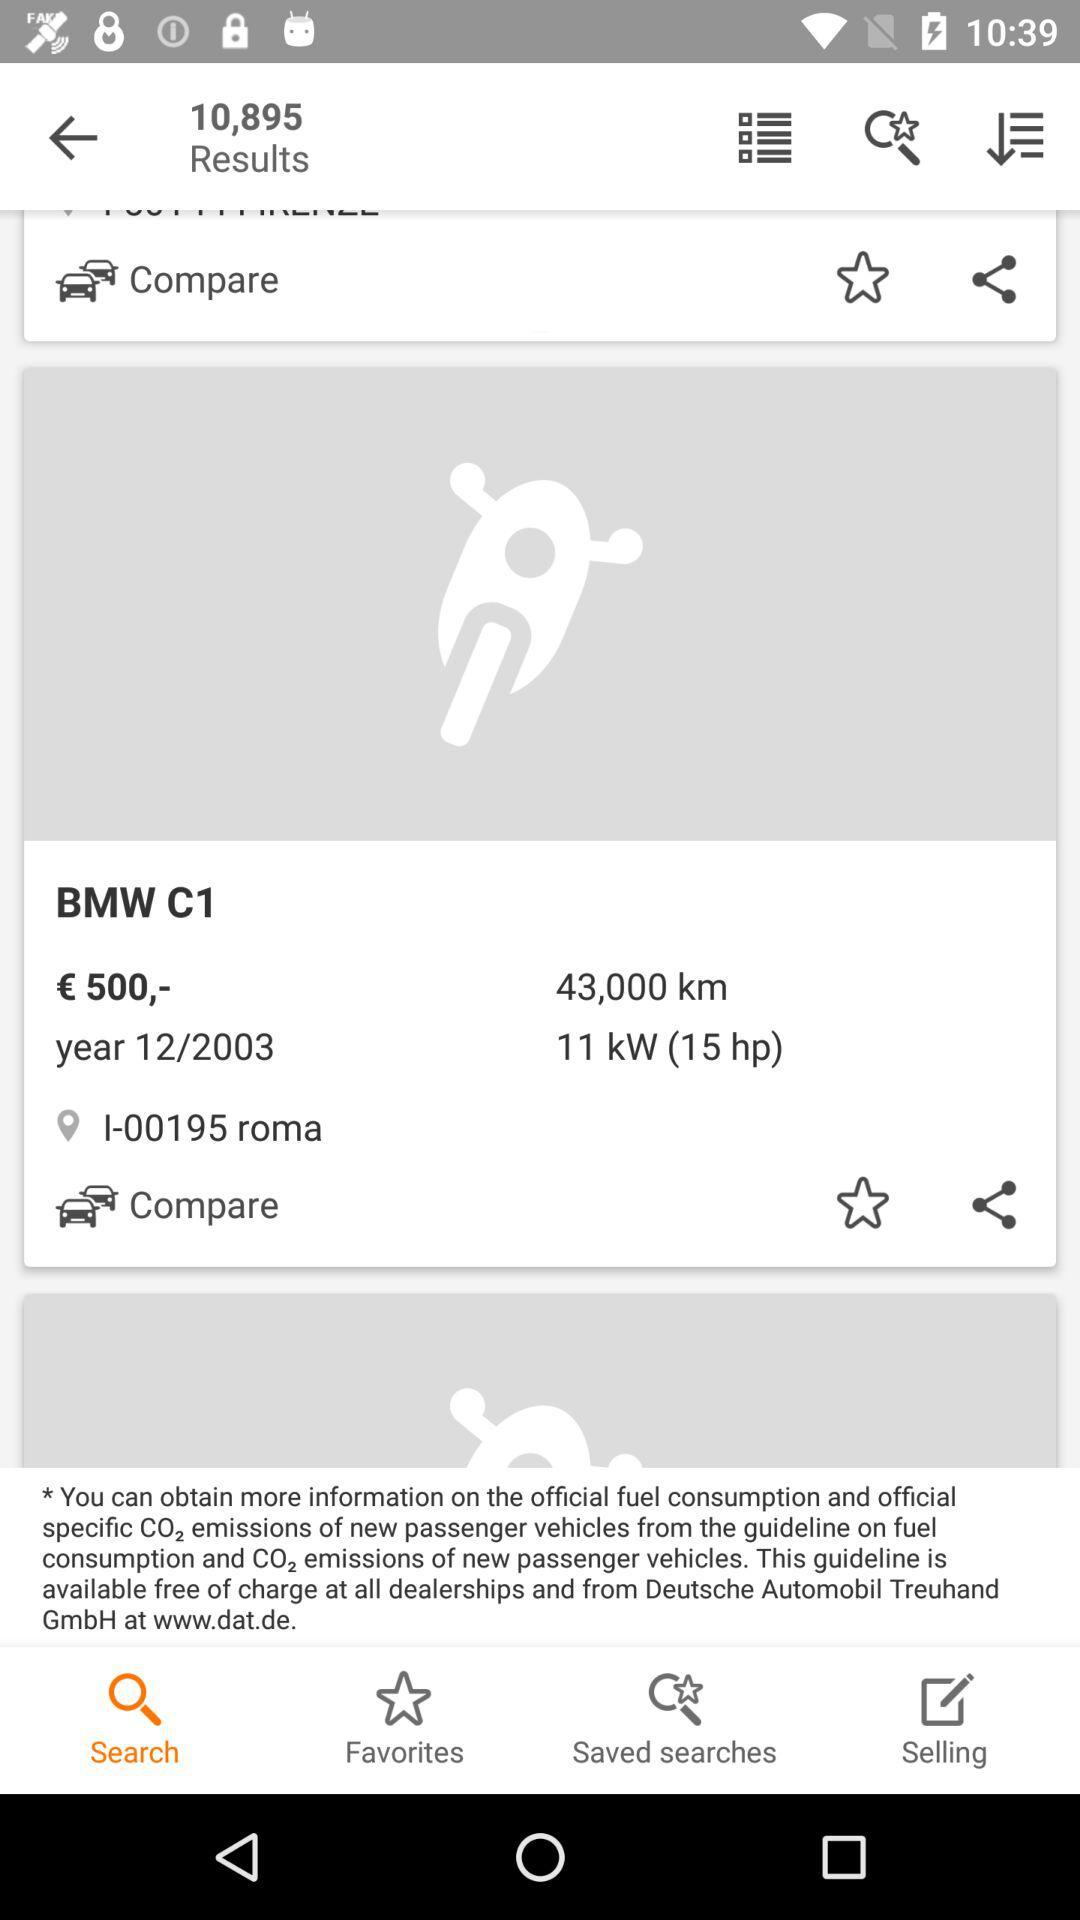 The width and height of the screenshot is (1080, 1920). What do you see at coordinates (992, 1203) in the screenshot?
I see `the share icon  below  bmw c1 to the right of compare` at bounding box center [992, 1203].